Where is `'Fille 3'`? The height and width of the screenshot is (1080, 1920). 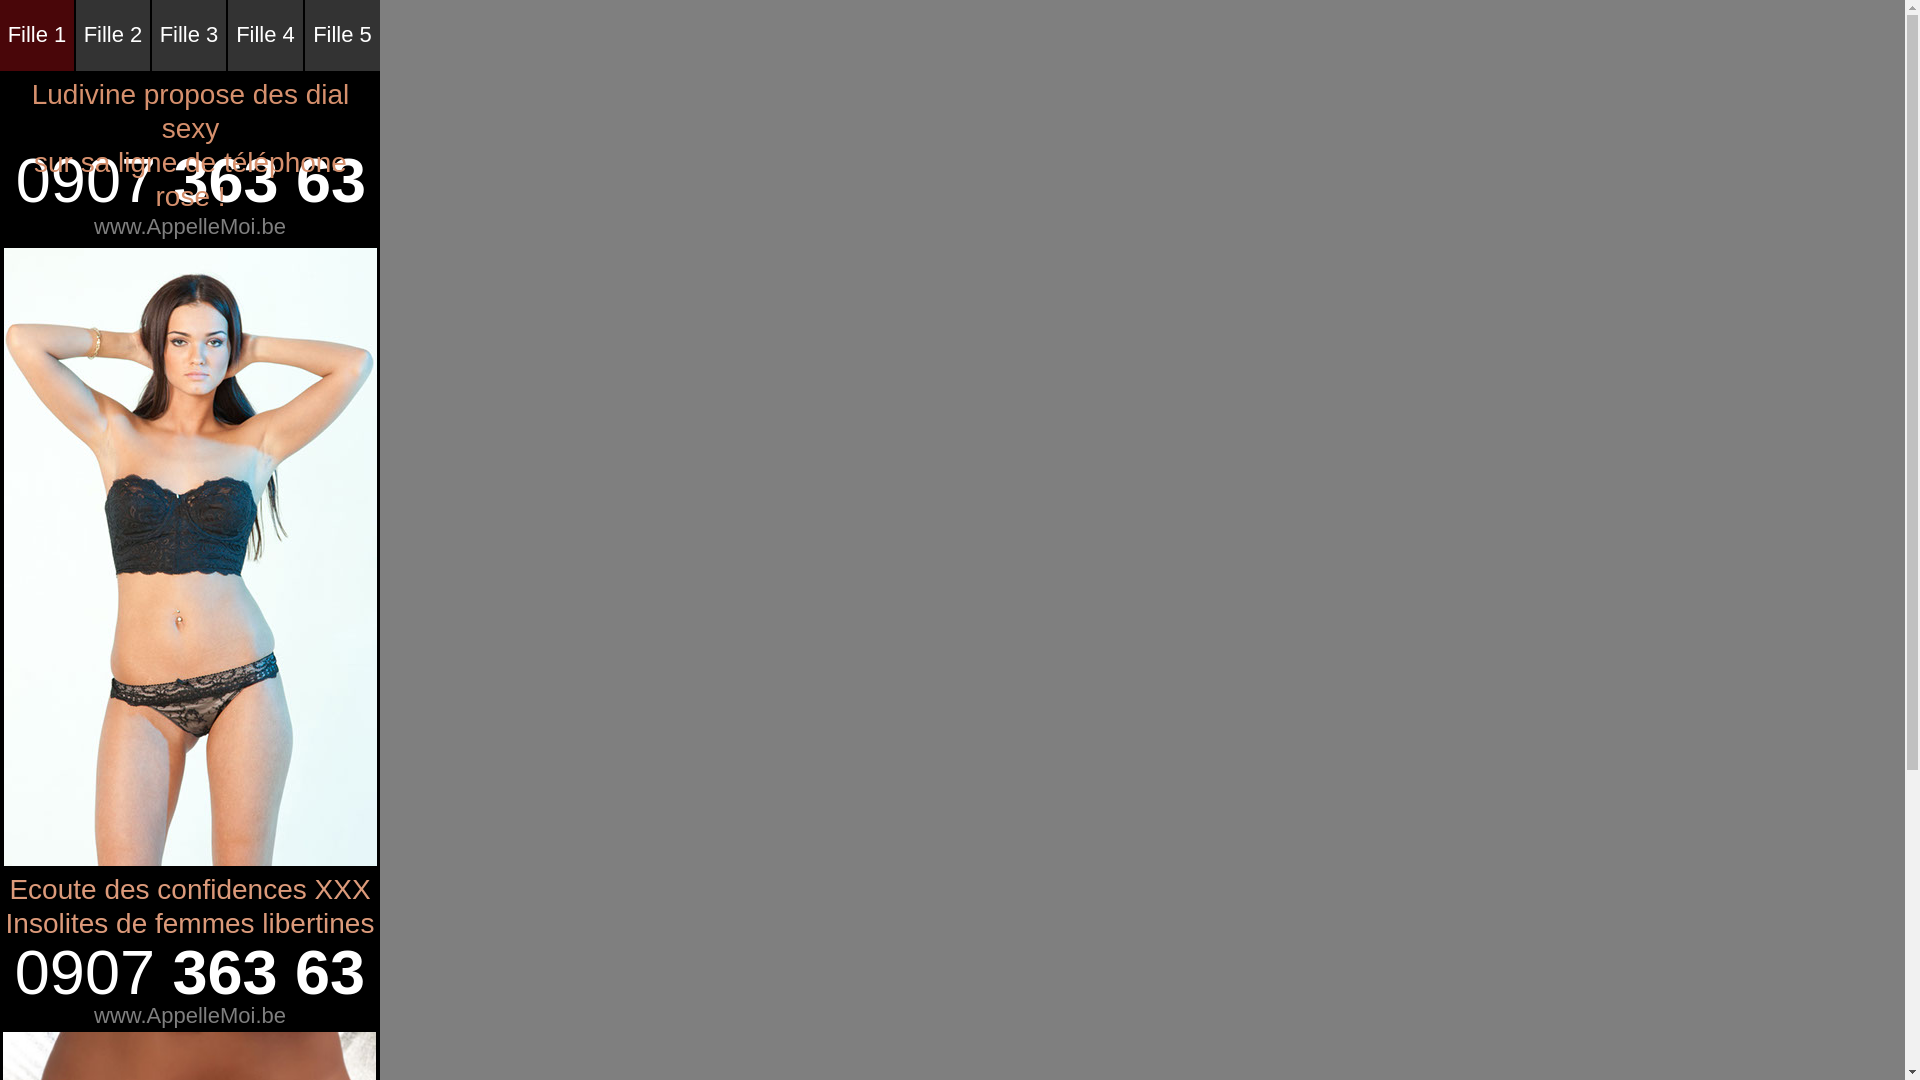 'Fille 3' is located at coordinates (188, 35).